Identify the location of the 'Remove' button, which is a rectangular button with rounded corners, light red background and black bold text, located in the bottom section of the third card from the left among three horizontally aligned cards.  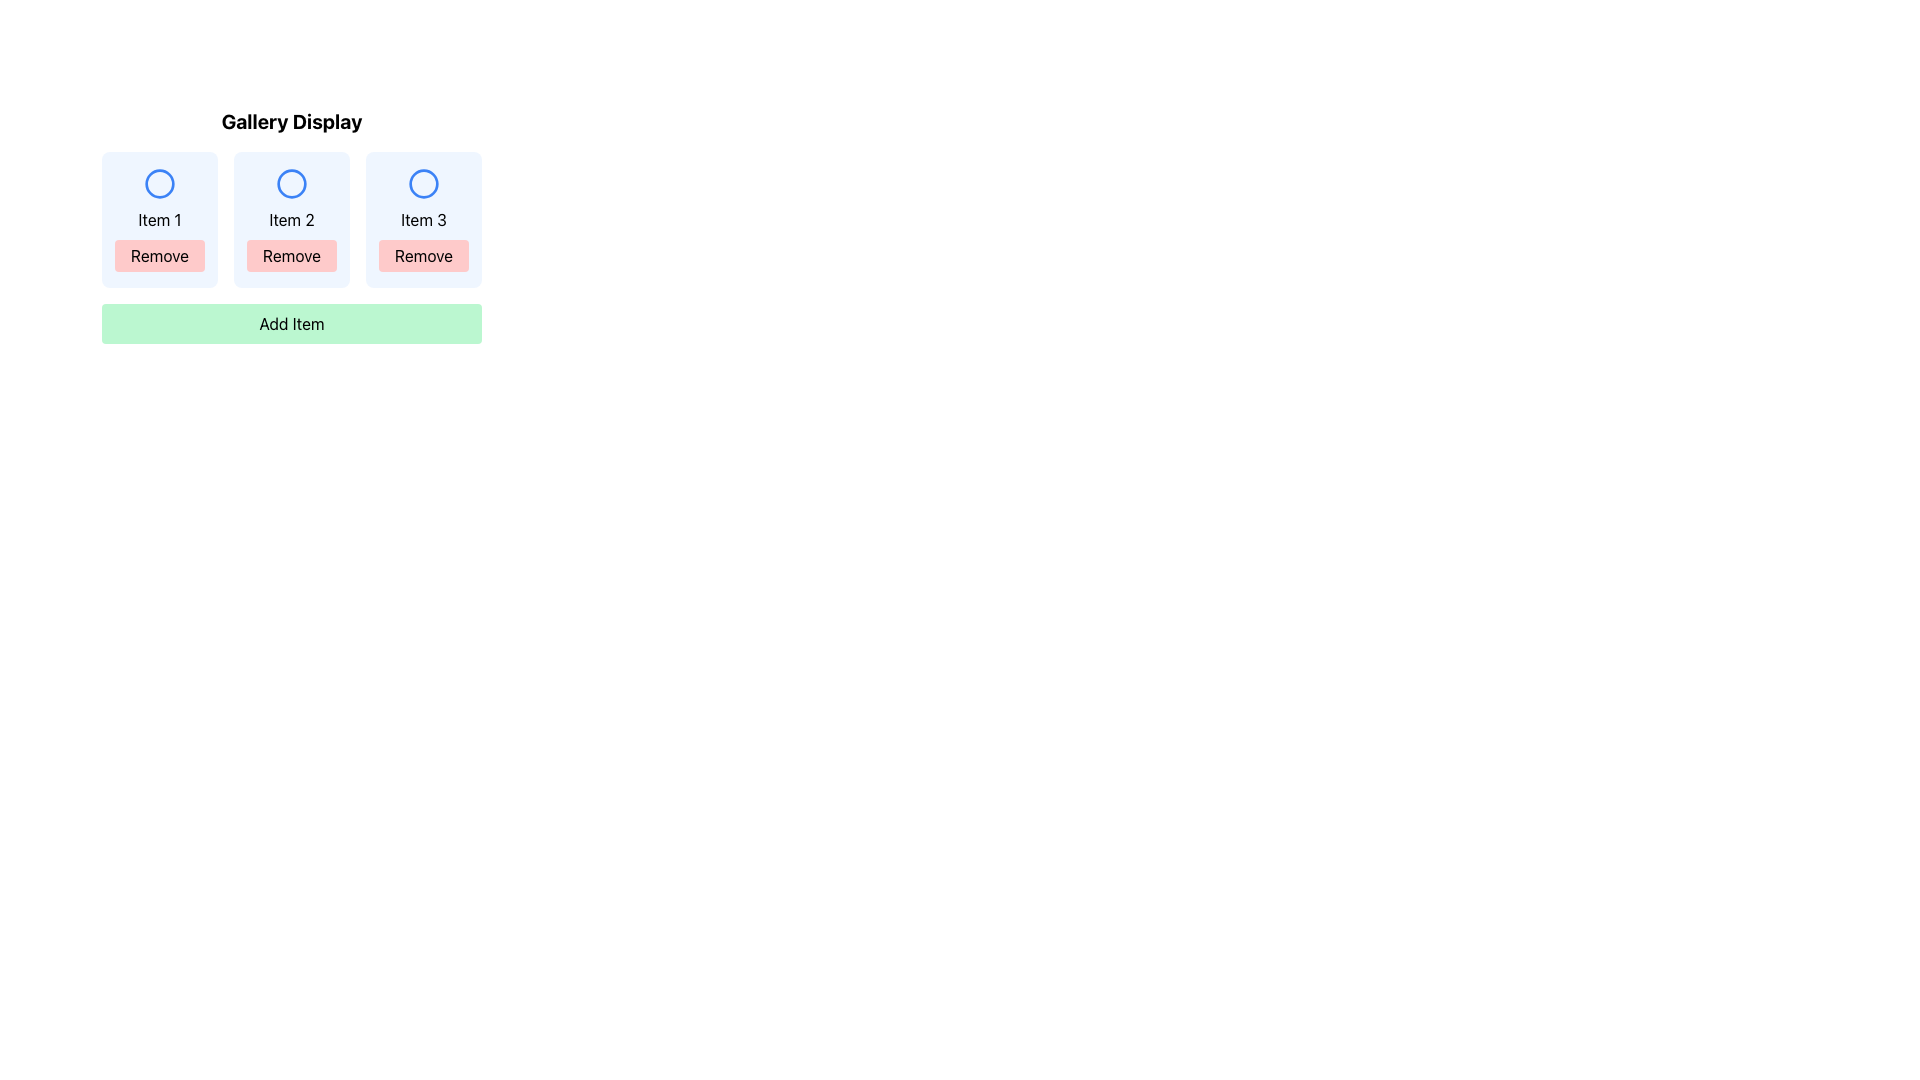
(422, 254).